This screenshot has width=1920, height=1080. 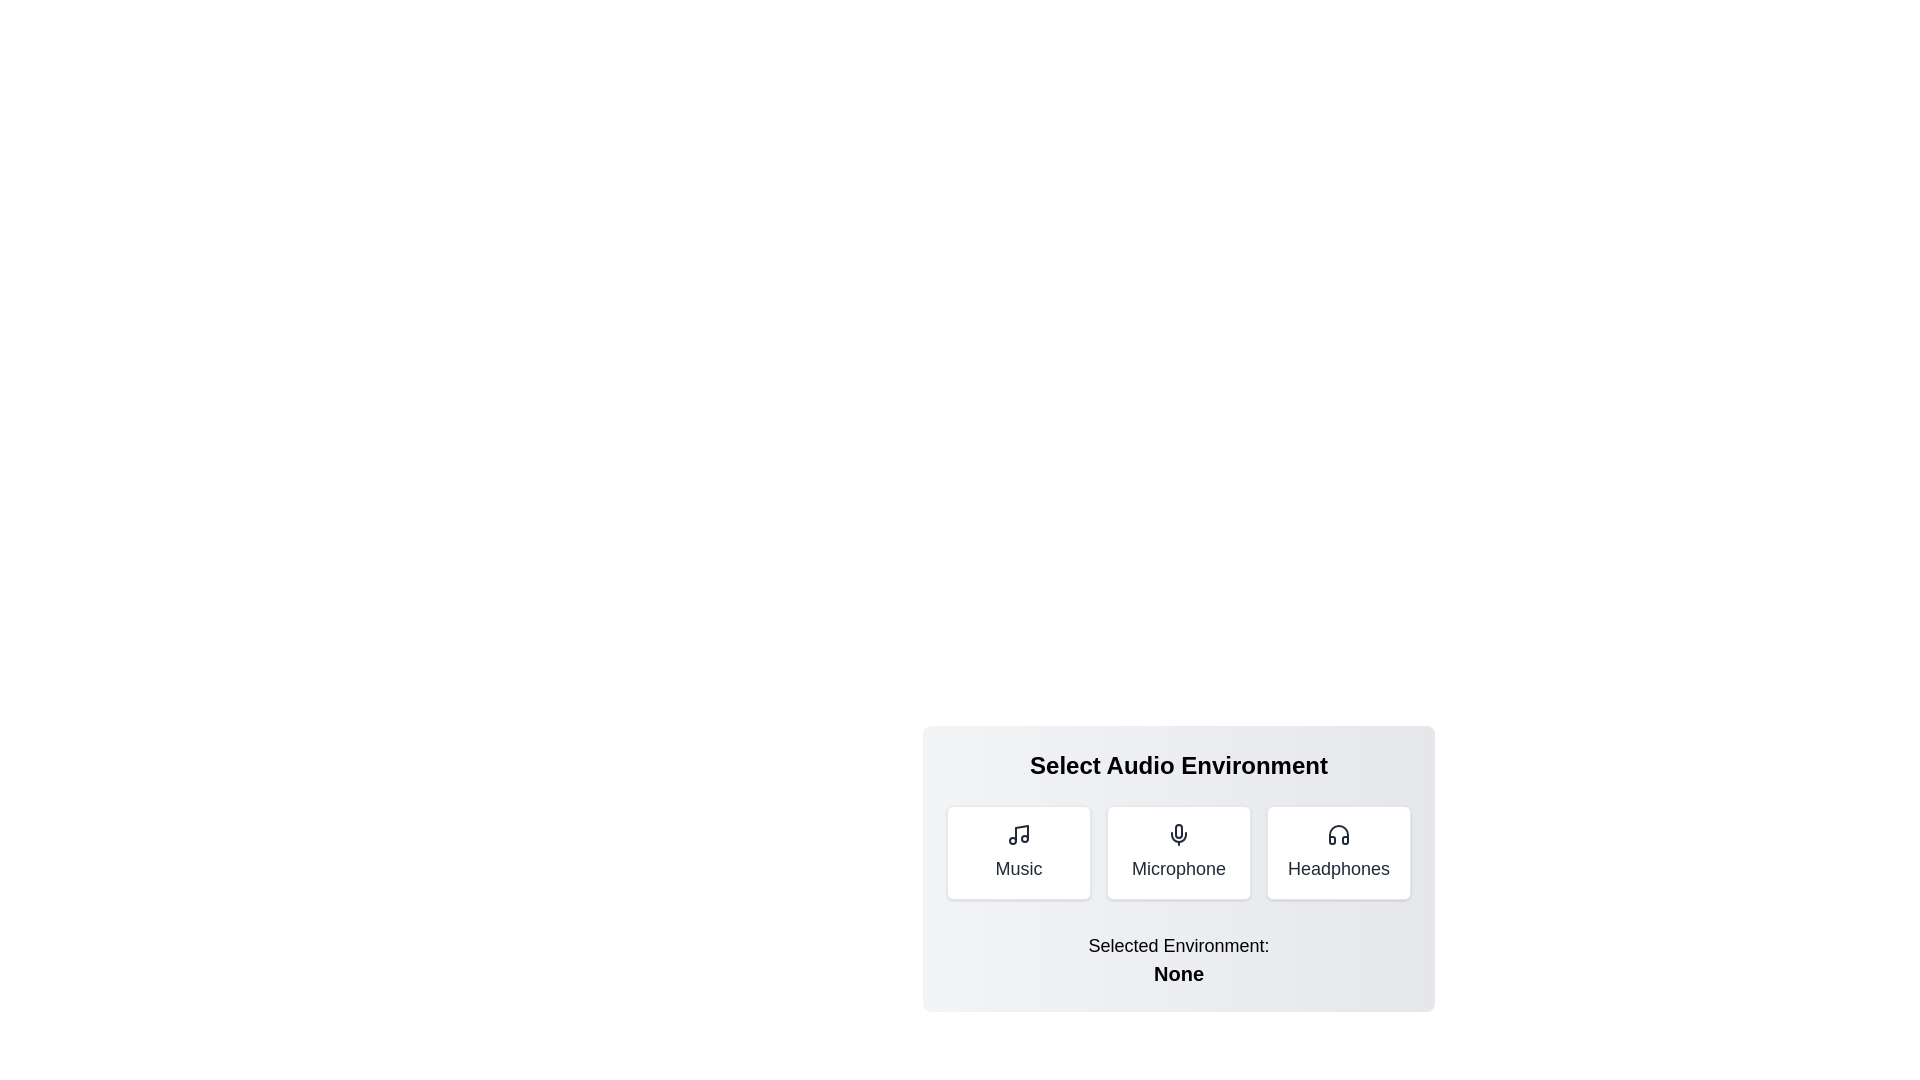 I want to click on the 'Music' text label located in the first card of the audio environment options, which is positioned to the left of the 'Microphone' and 'Headphones' cards, so click(x=1018, y=867).